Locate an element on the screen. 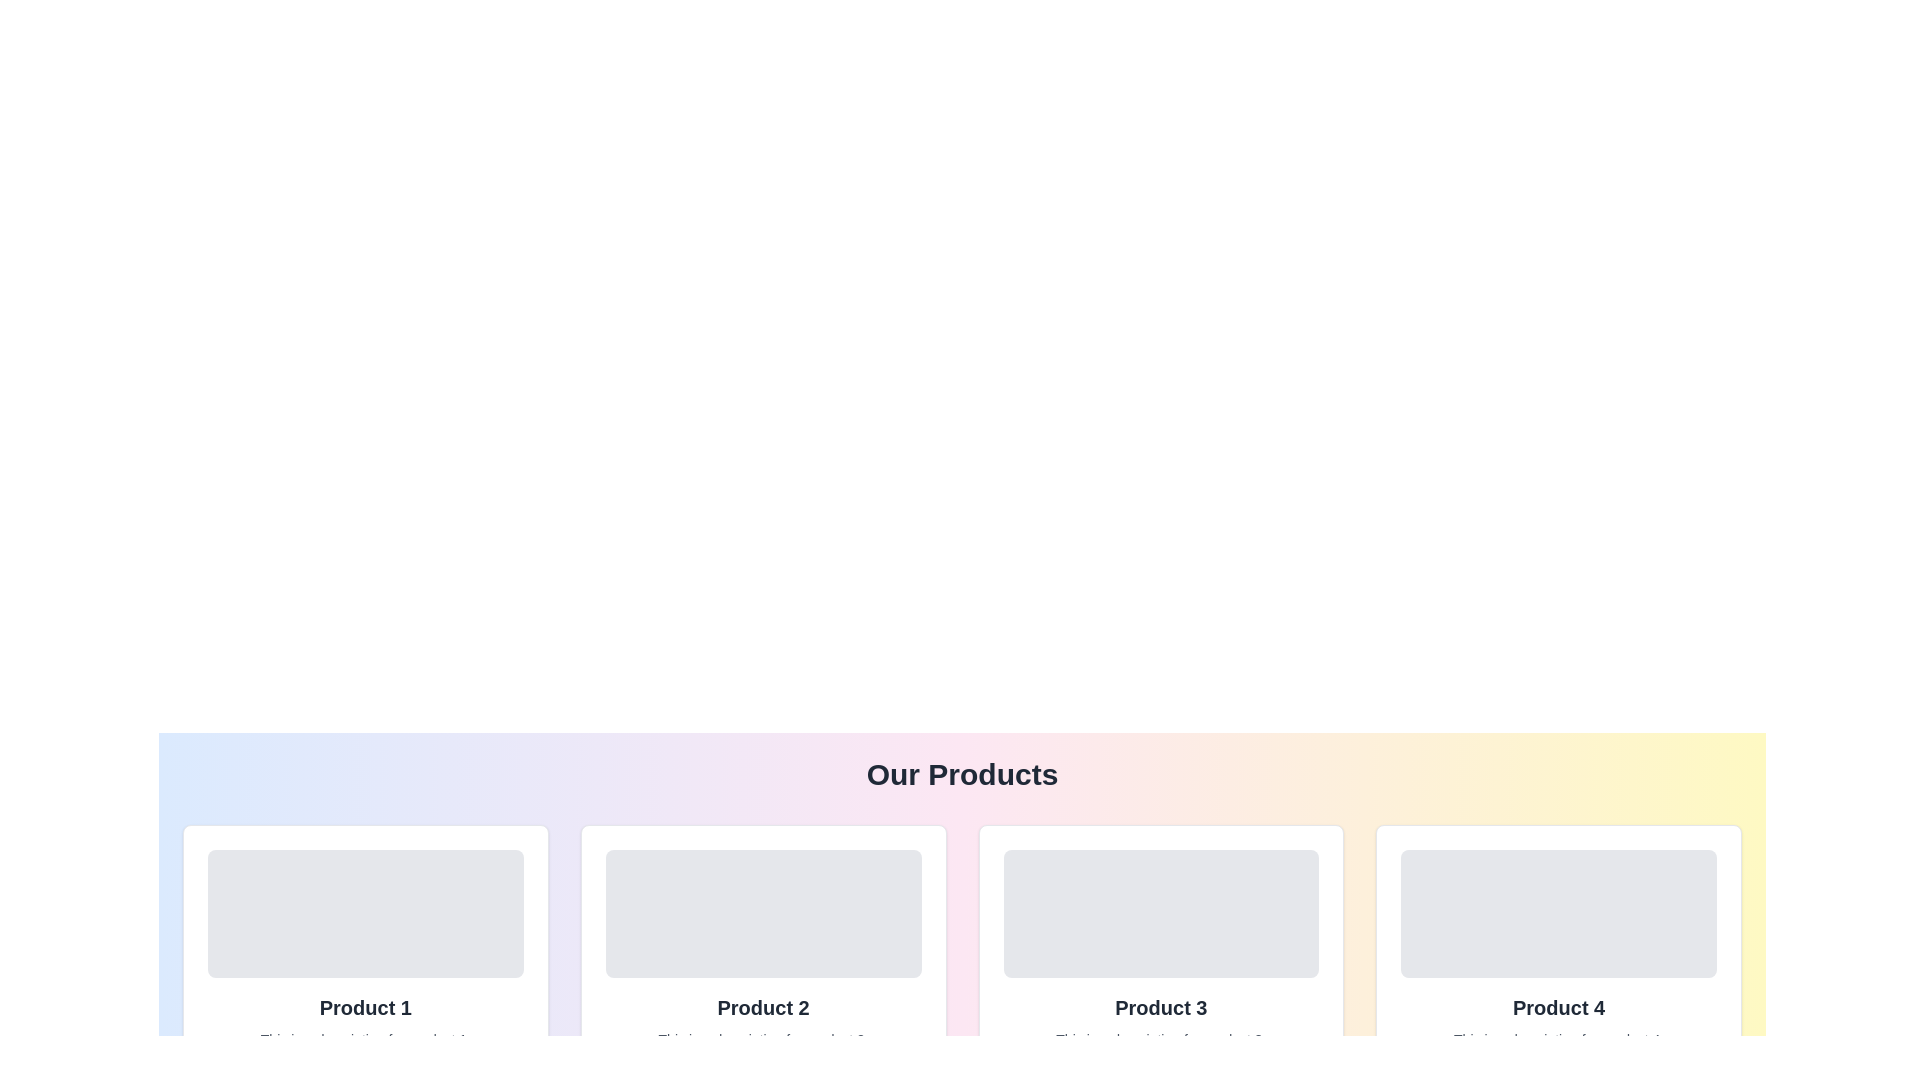  heading text element that introduces the sections of content below, located at the top of a gradient background and preceding a grid layout of product cards is located at coordinates (962, 774).